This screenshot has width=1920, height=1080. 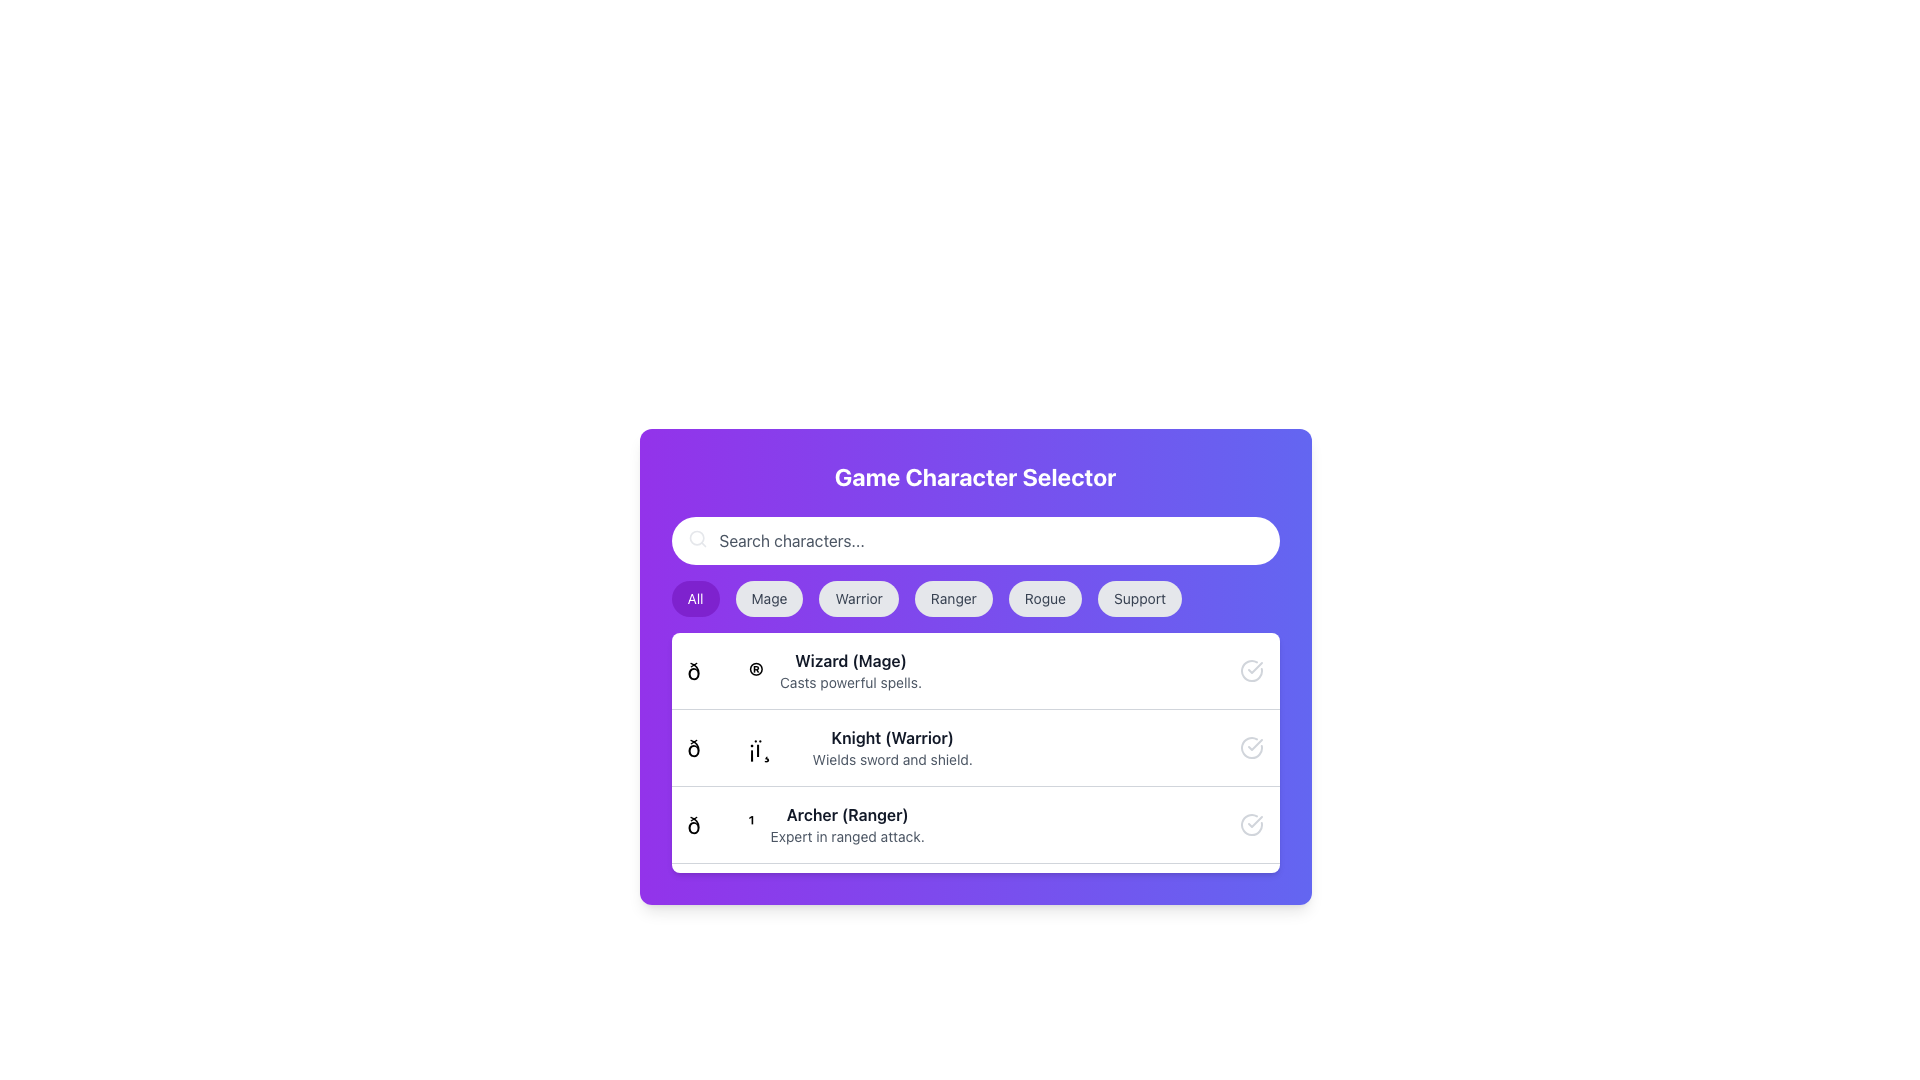 What do you see at coordinates (1250, 748) in the screenshot?
I see `the icon on the right side of the 'Knight (Warrior)' entry in the Game Character Selector` at bounding box center [1250, 748].